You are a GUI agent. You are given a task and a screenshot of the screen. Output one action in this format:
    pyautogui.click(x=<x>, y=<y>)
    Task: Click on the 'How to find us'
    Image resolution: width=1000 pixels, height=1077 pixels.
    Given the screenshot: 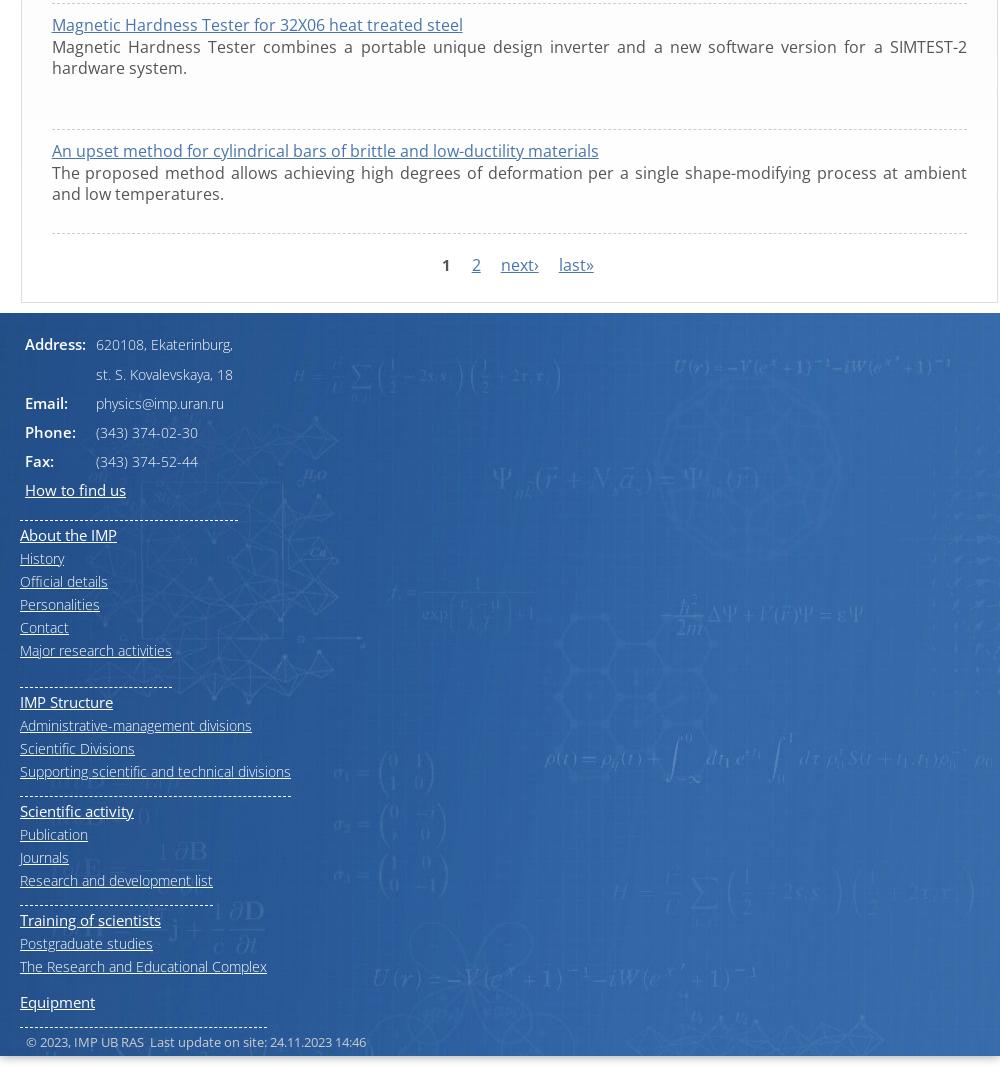 What is the action you would take?
    pyautogui.click(x=74, y=488)
    